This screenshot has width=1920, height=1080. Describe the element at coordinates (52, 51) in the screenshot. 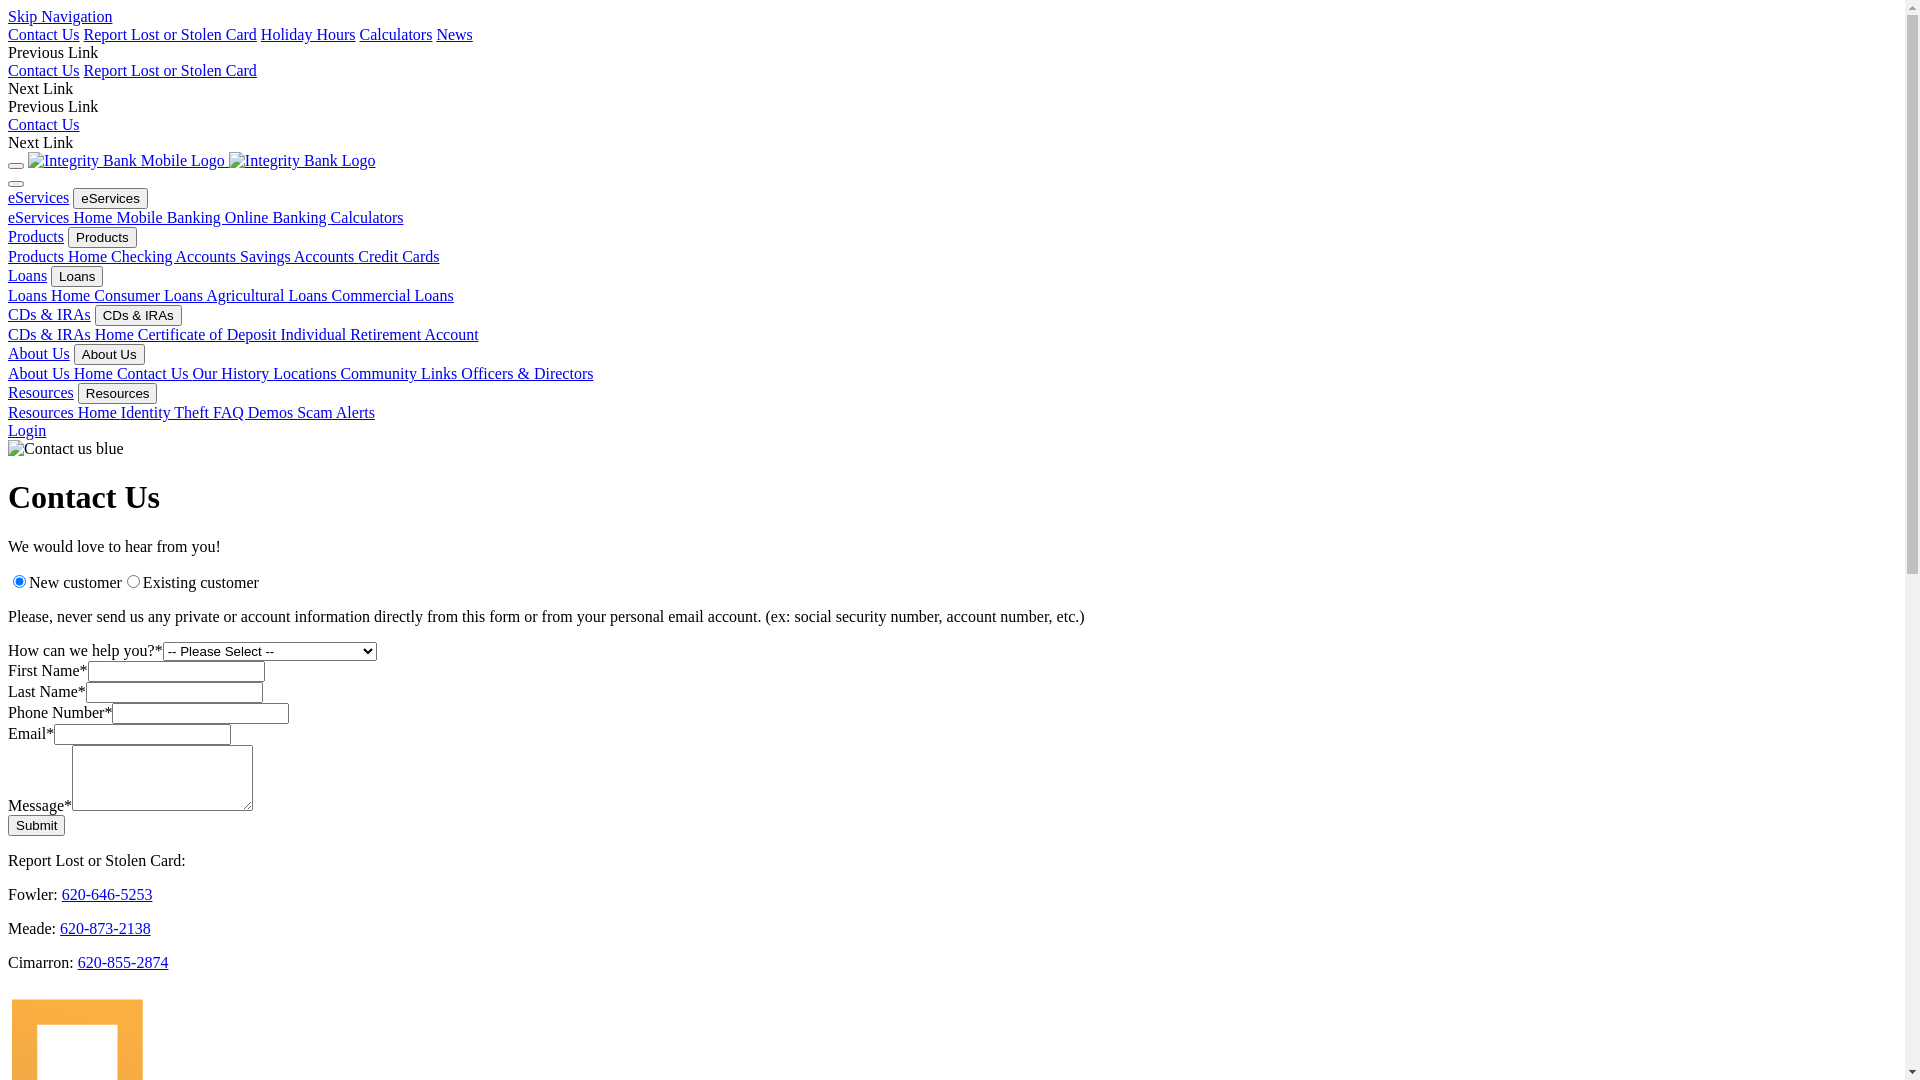

I see `'Previous Link'` at that location.